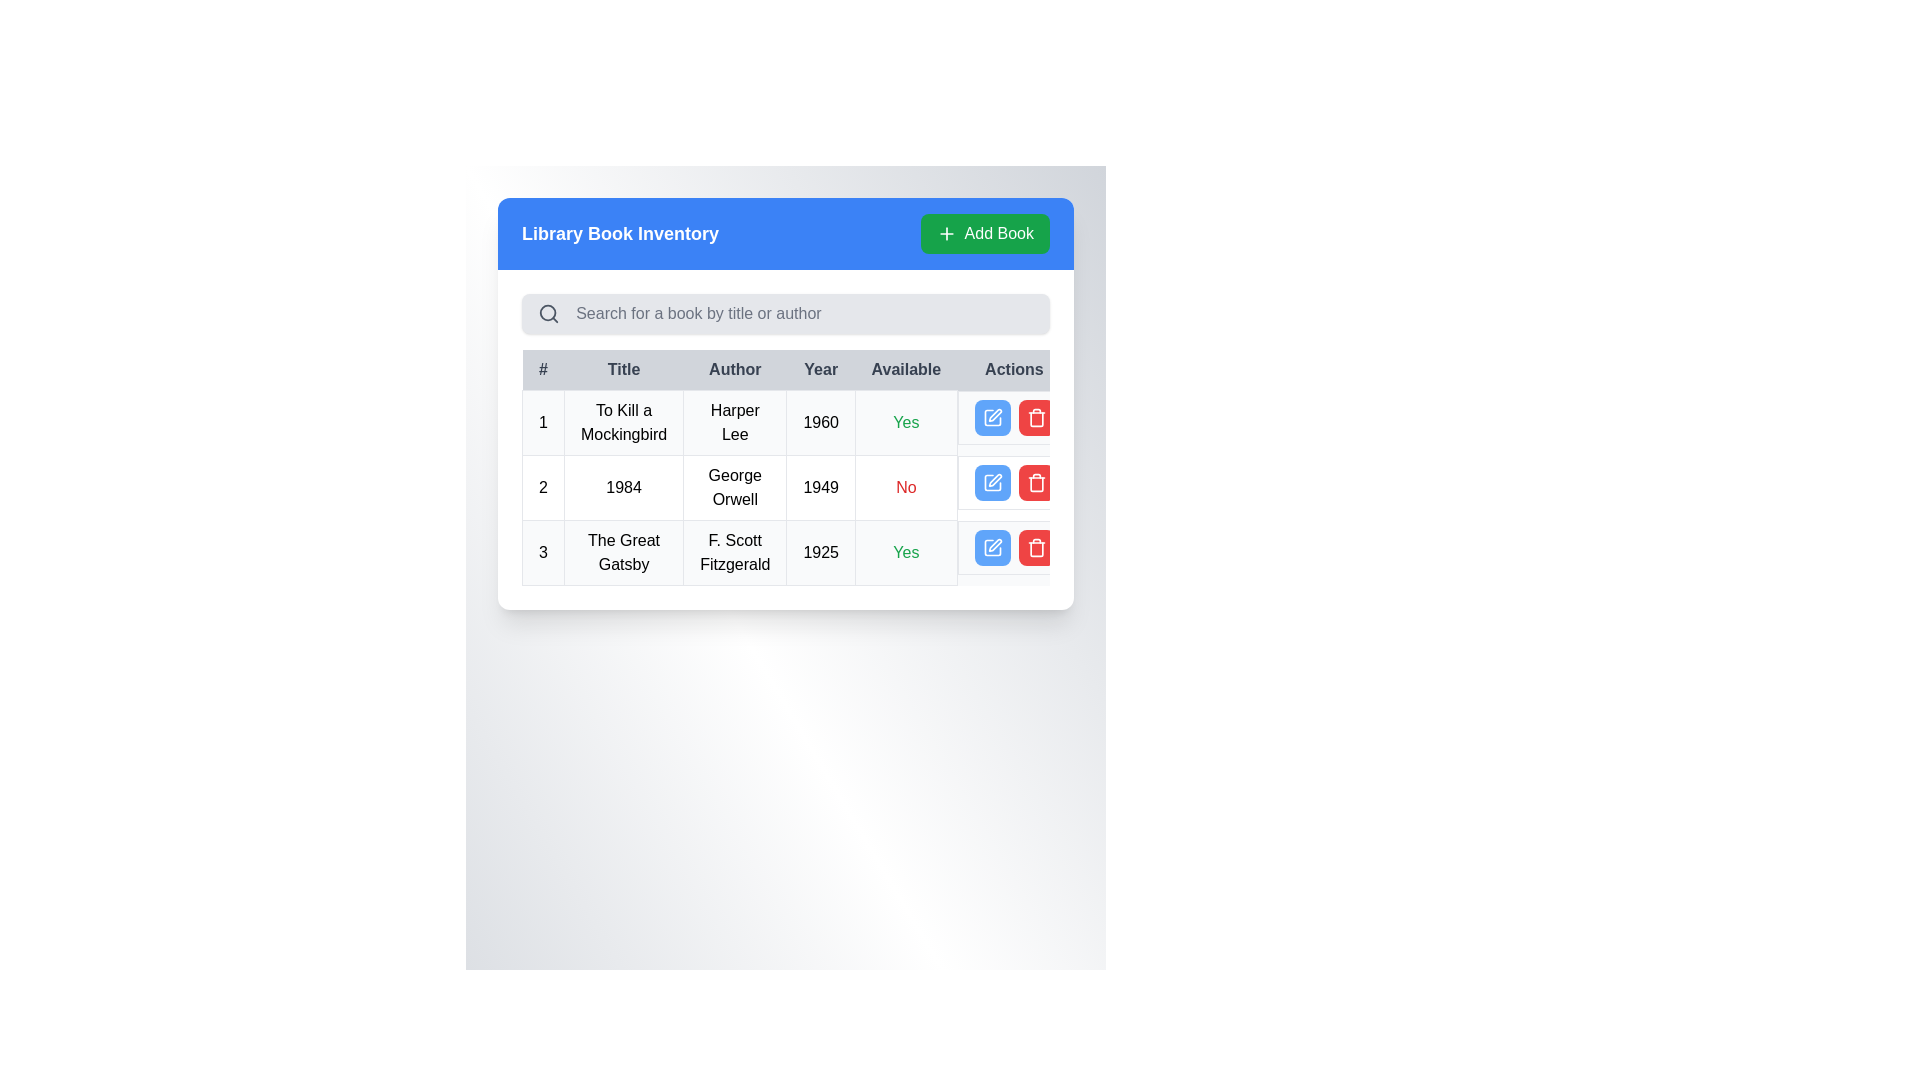 The width and height of the screenshot is (1920, 1080). What do you see at coordinates (905, 421) in the screenshot?
I see `the text label indicating the availability status of the book in the 'Available' column of the third row` at bounding box center [905, 421].